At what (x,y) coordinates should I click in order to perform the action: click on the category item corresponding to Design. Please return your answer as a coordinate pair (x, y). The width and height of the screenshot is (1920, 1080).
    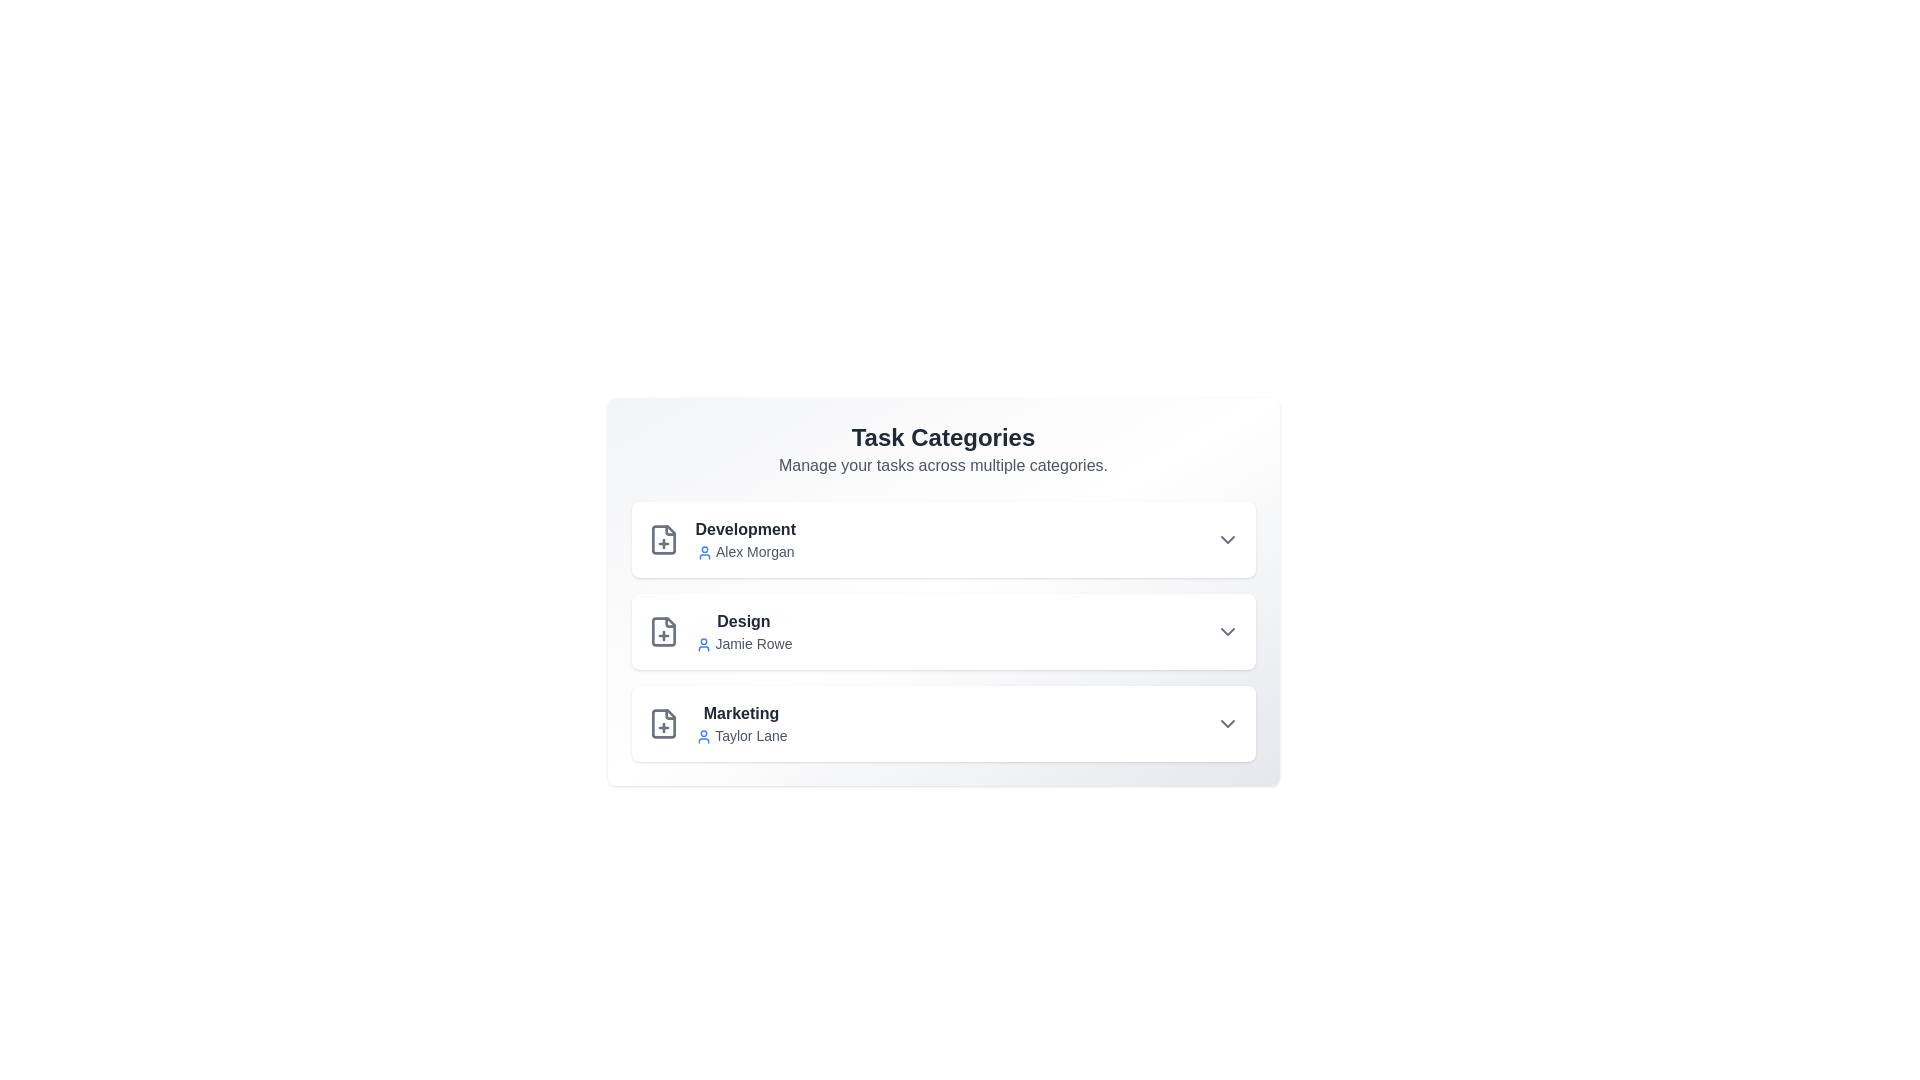
    Looking at the image, I should click on (942, 632).